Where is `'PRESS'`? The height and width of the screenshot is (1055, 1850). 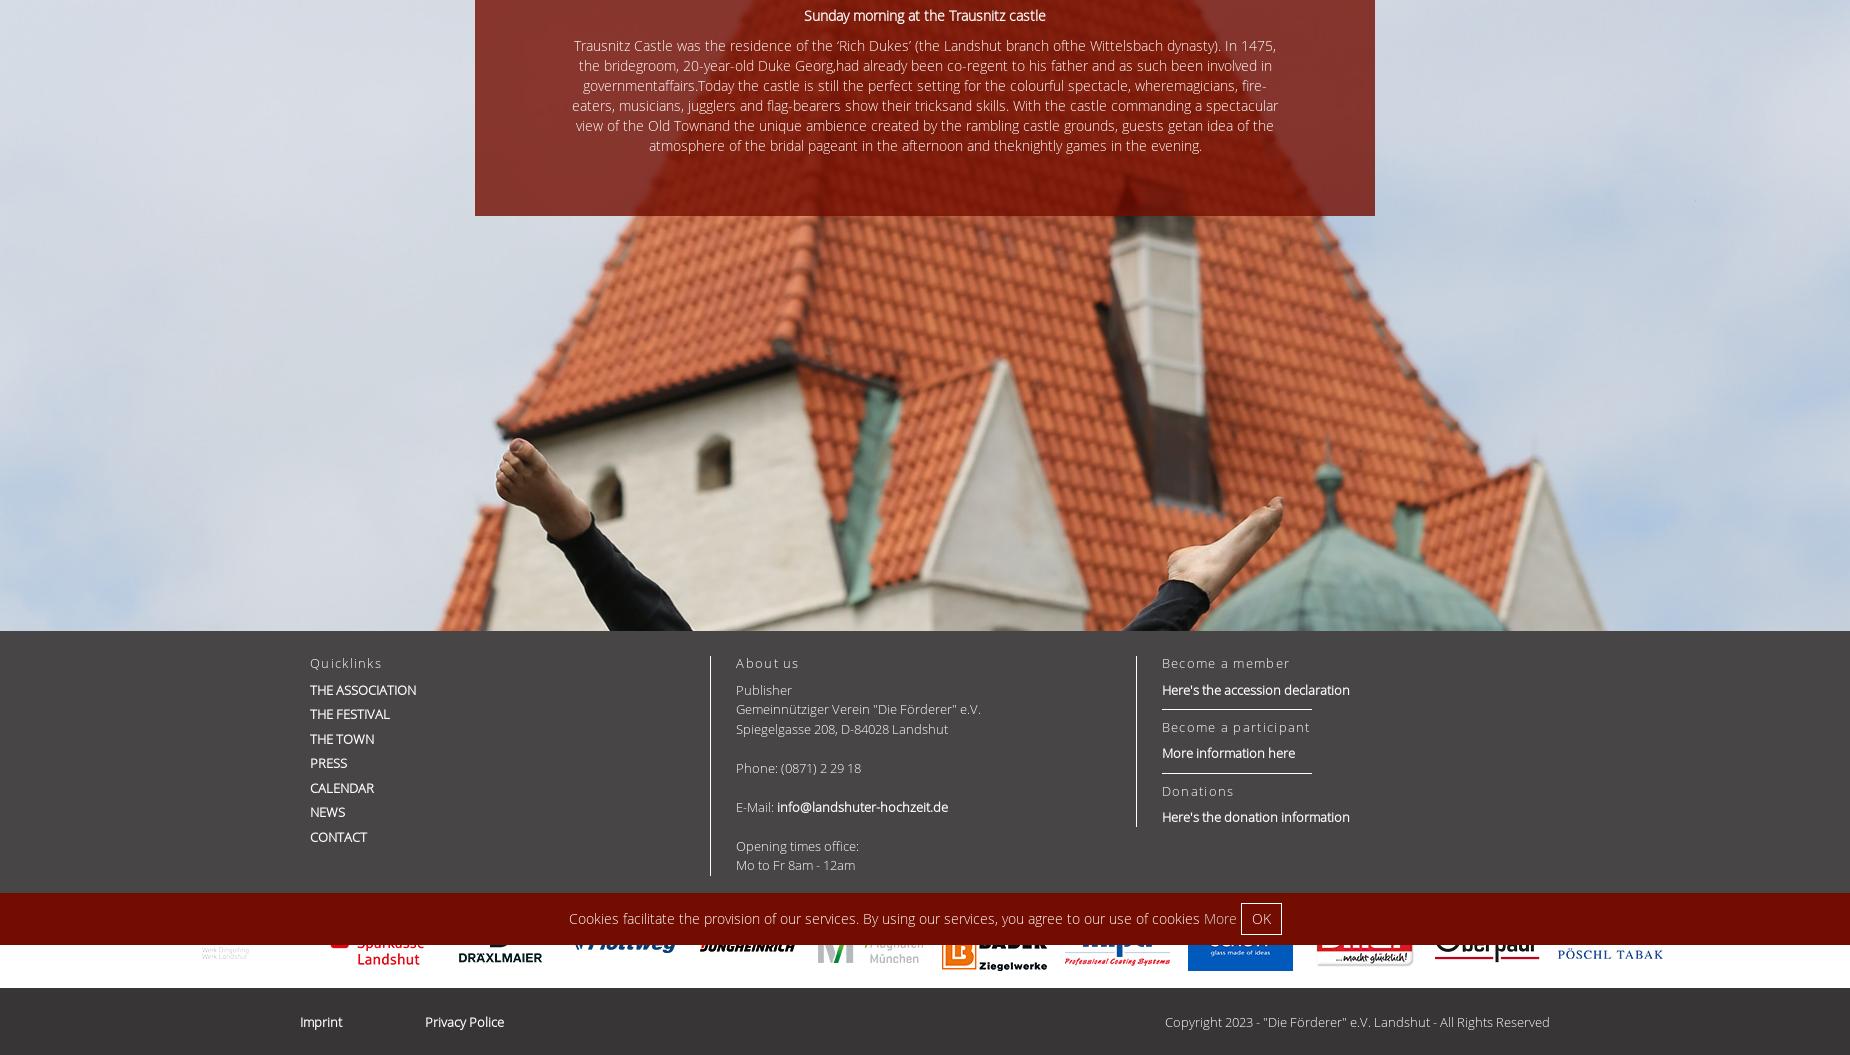
'PRESS' is located at coordinates (327, 762).